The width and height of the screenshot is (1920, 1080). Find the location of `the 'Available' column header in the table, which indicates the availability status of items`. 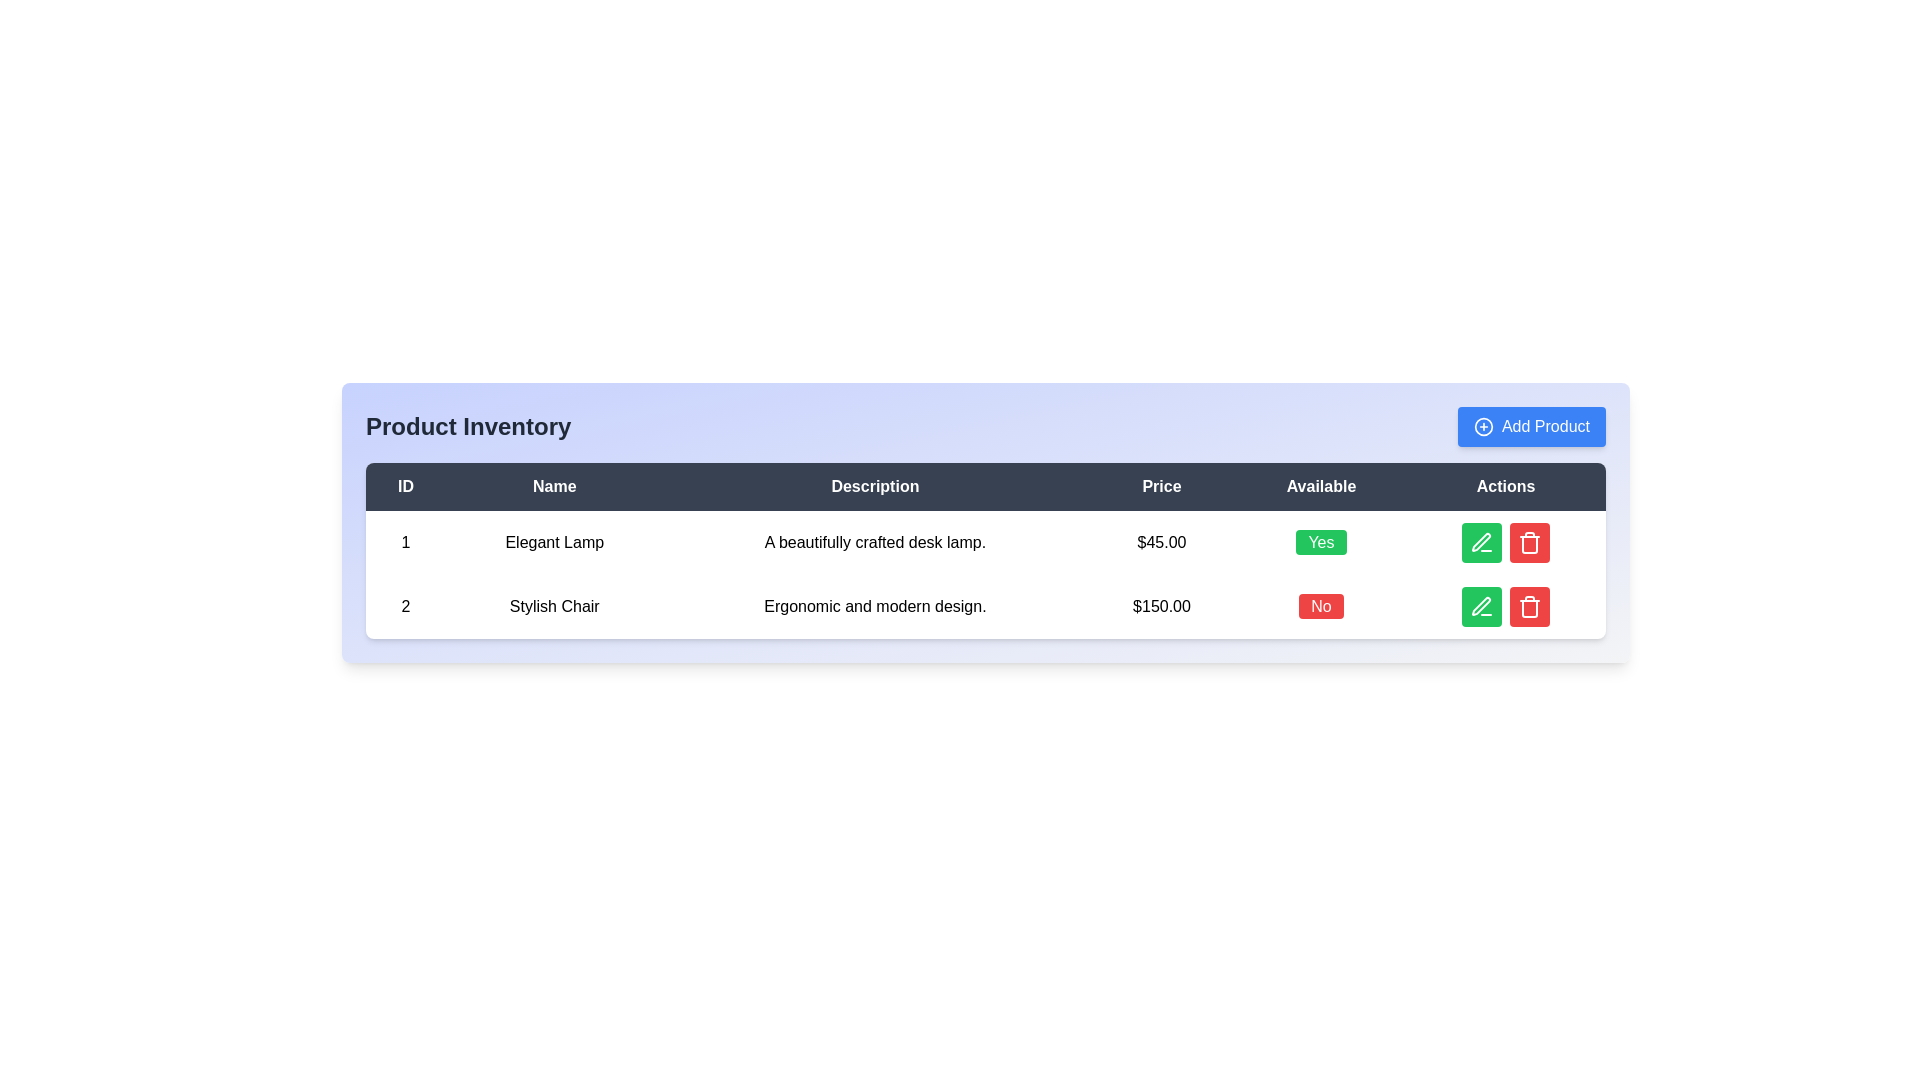

the 'Available' column header in the table, which indicates the availability status of items is located at coordinates (1321, 486).